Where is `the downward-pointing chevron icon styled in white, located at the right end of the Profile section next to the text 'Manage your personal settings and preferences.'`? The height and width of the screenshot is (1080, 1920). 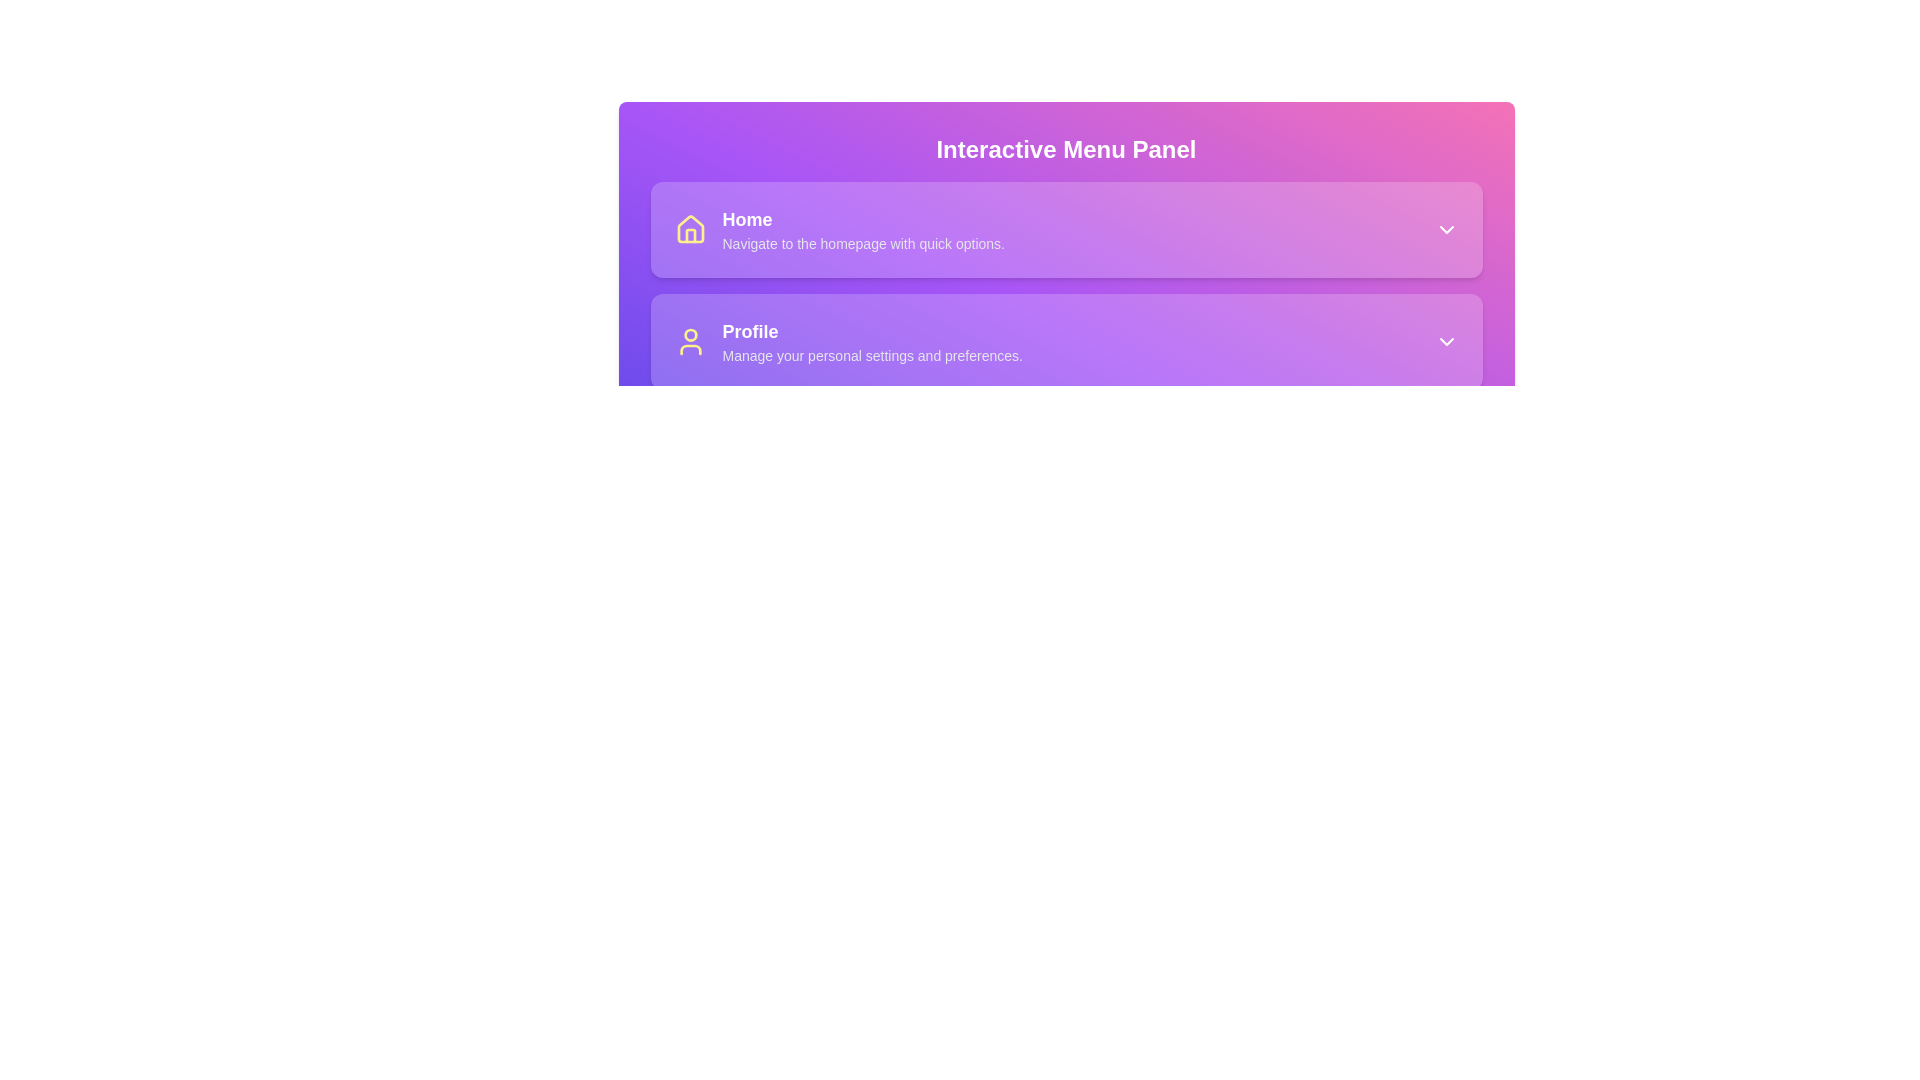 the downward-pointing chevron icon styled in white, located at the right end of the Profile section next to the text 'Manage your personal settings and preferences.' is located at coordinates (1446, 341).